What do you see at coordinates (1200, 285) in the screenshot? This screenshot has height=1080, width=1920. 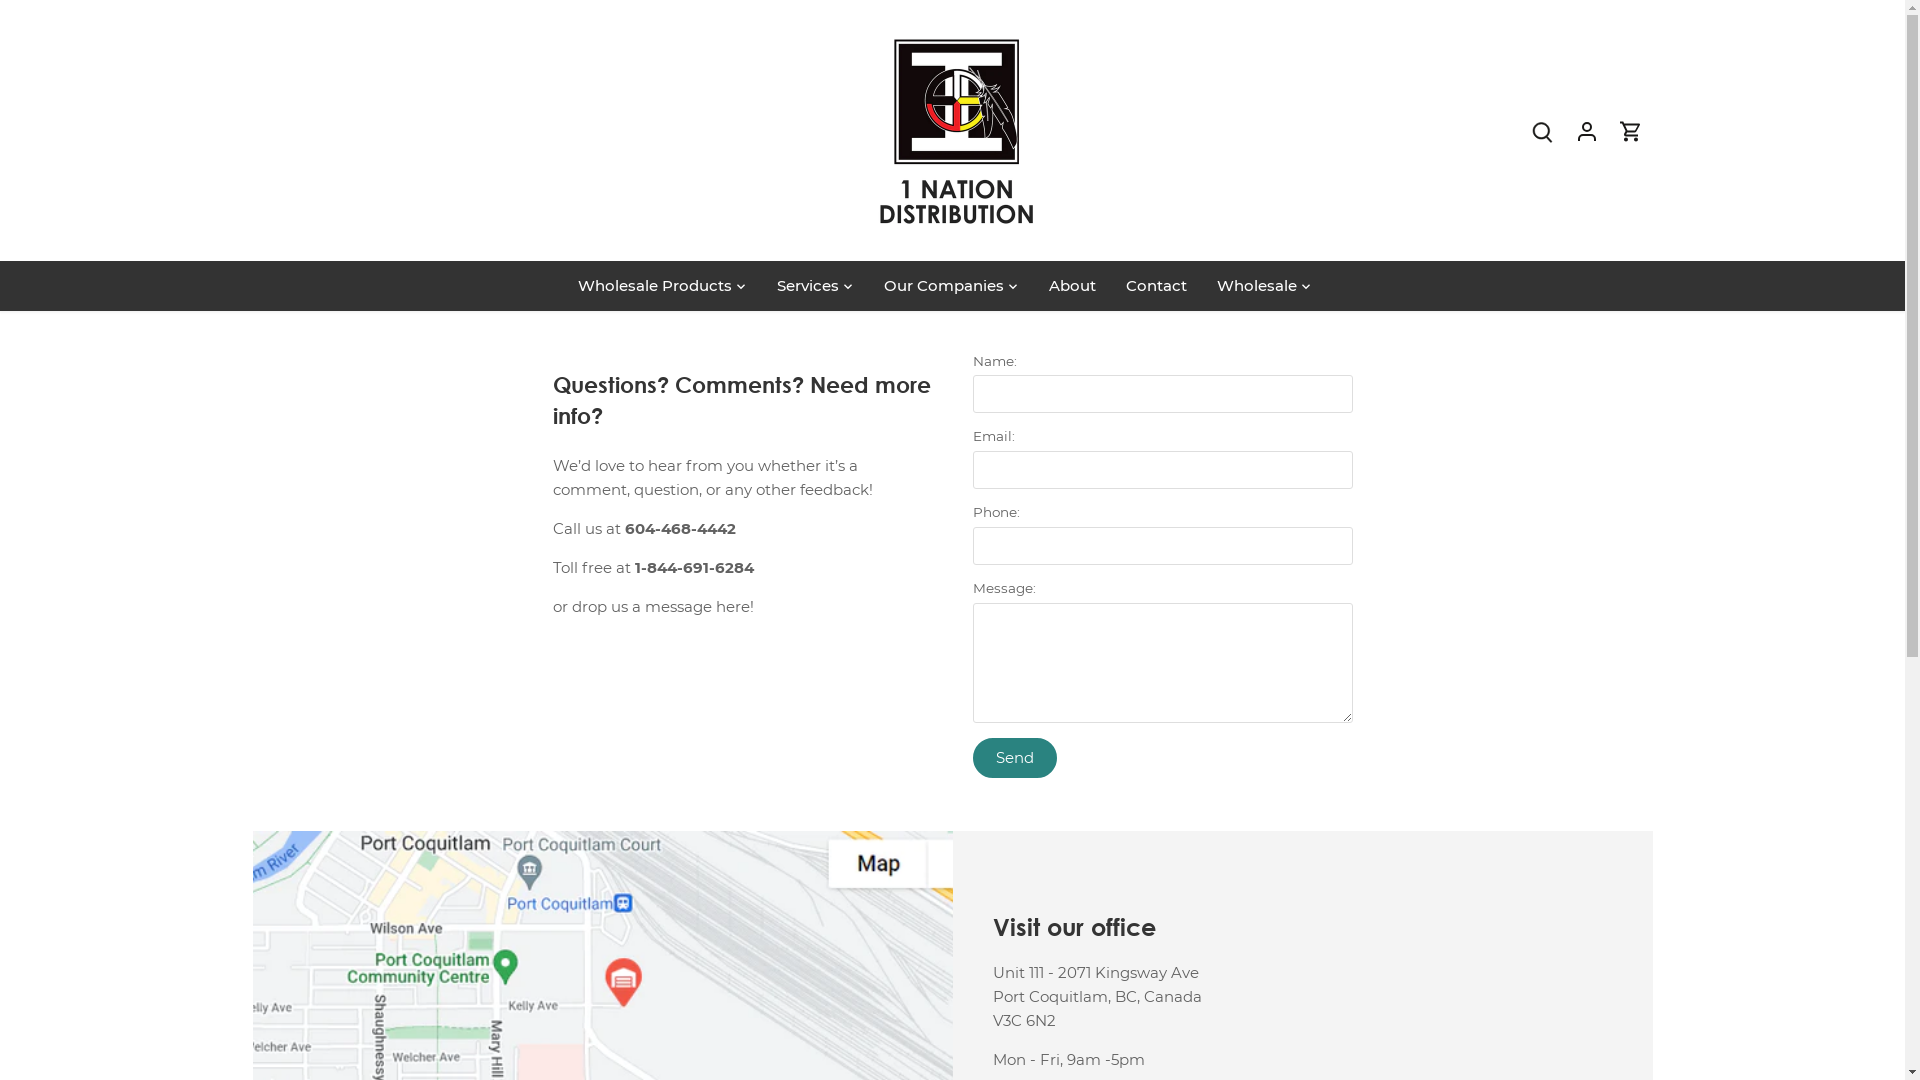 I see `'Wholesale'` at bounding box center [1200, 285].